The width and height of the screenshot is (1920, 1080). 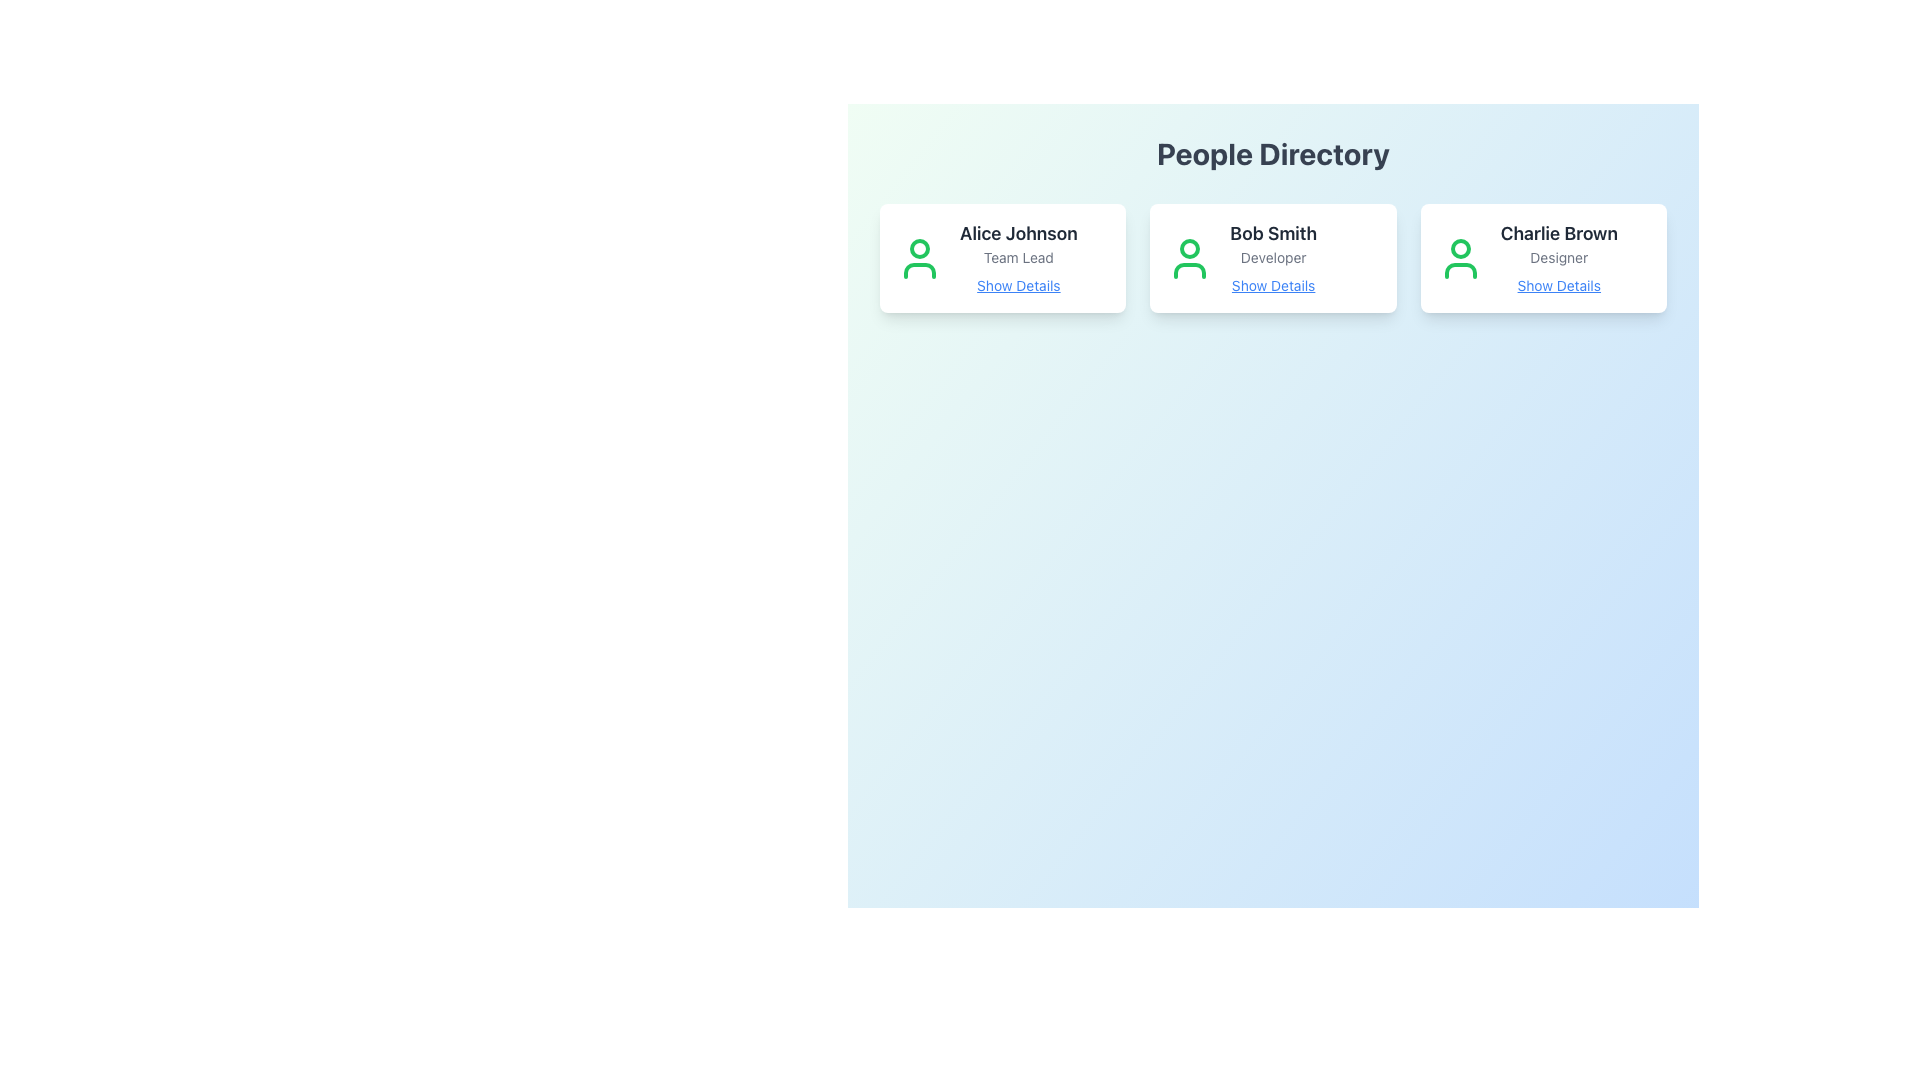 What do you see at coordinates (1018, 285) in the screenshot?
I see `the 'Show Details' hyperlink located below the 'Team Lead' text and beneath 'Alice Johnson' in the leftmost profile card` at bounding box center [1018, 285].